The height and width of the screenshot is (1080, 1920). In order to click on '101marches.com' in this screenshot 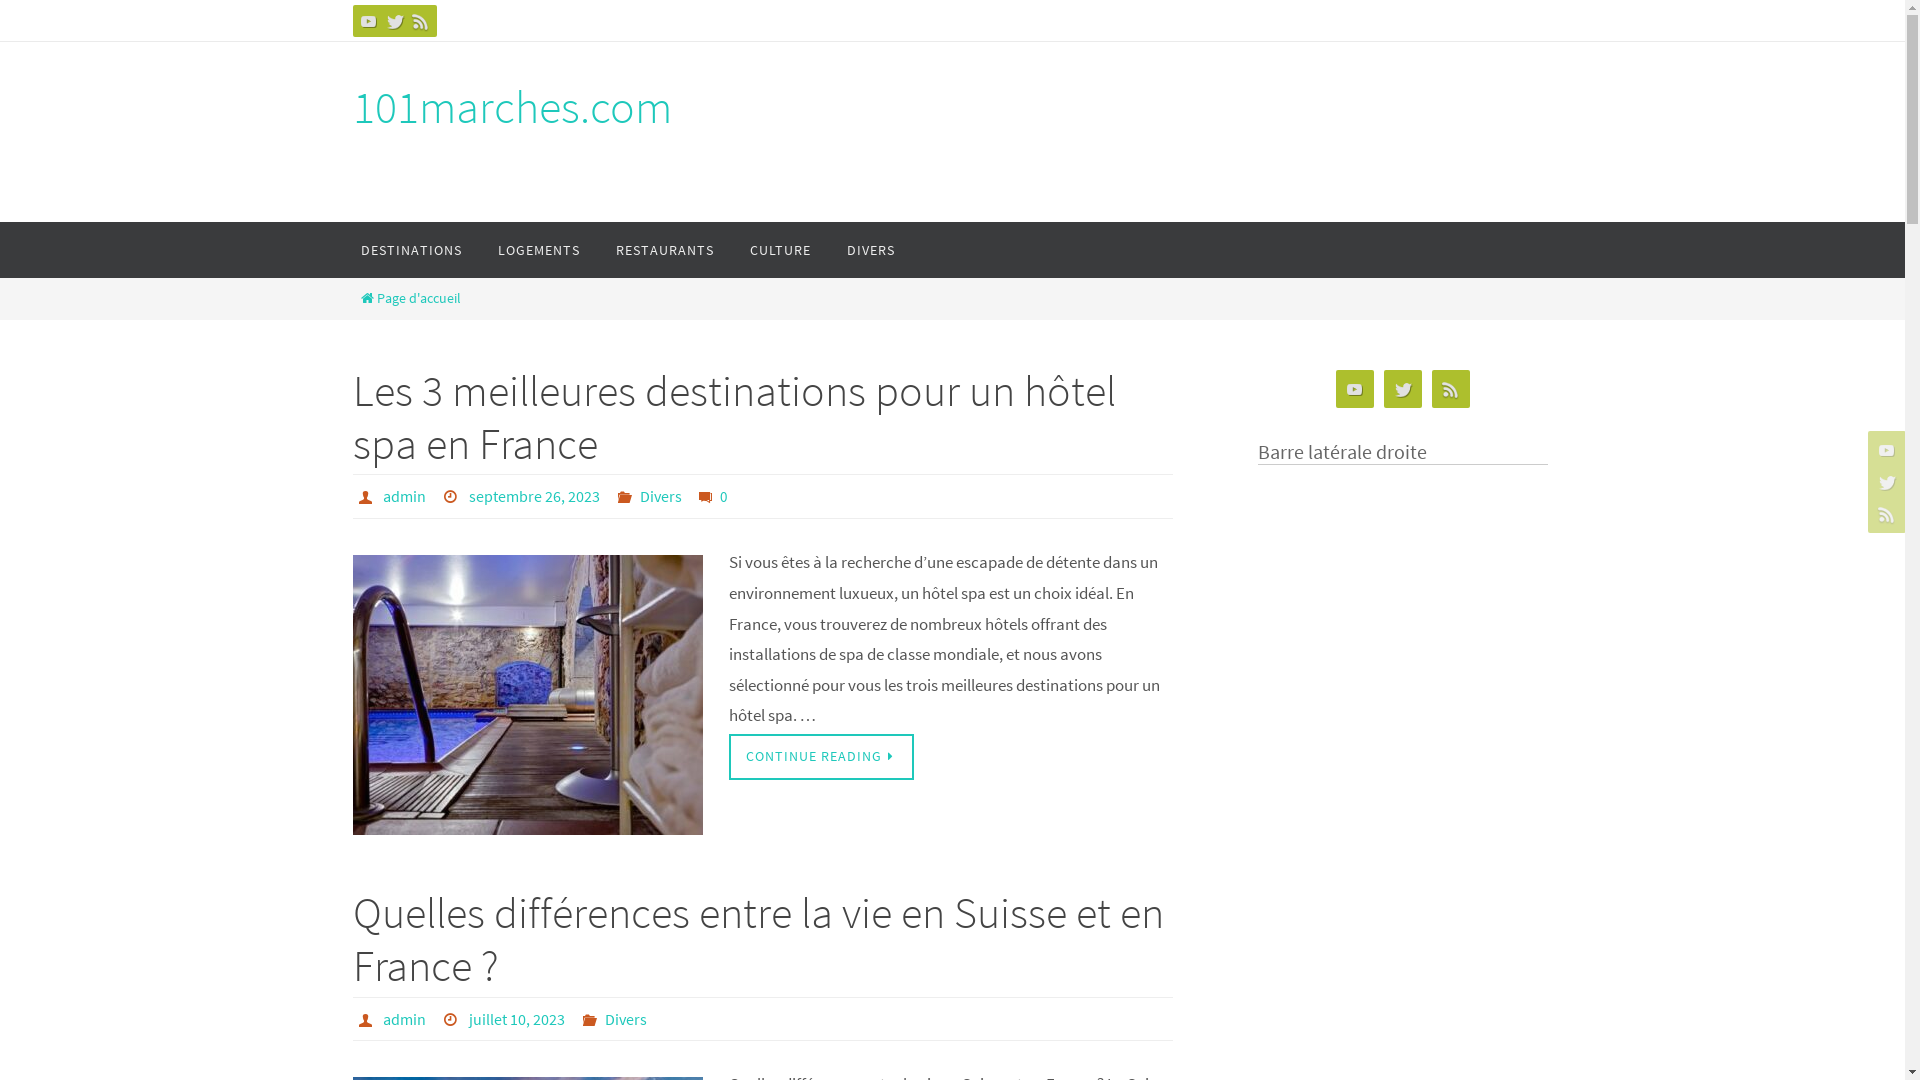, I will do `click(511, 107)`.